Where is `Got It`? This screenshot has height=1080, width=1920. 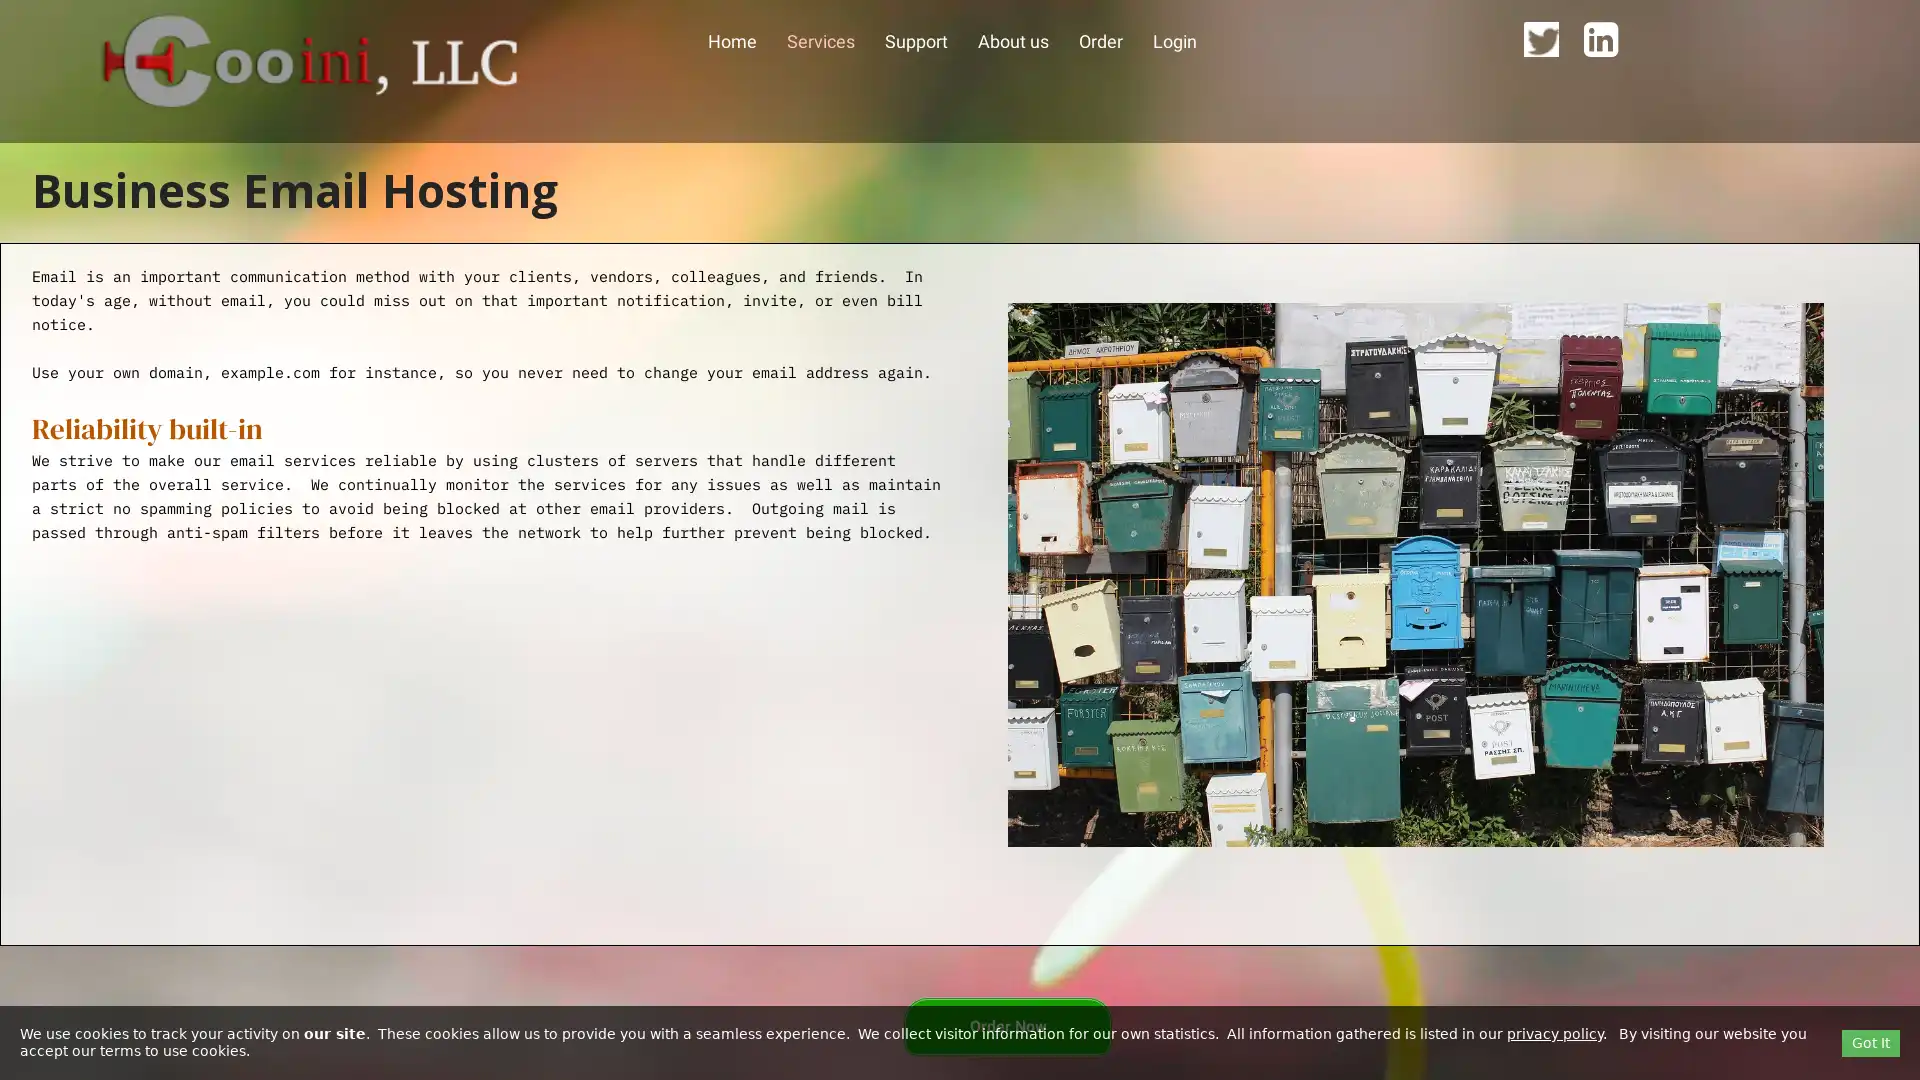 Got It is located at coordinates (1870, 1041).